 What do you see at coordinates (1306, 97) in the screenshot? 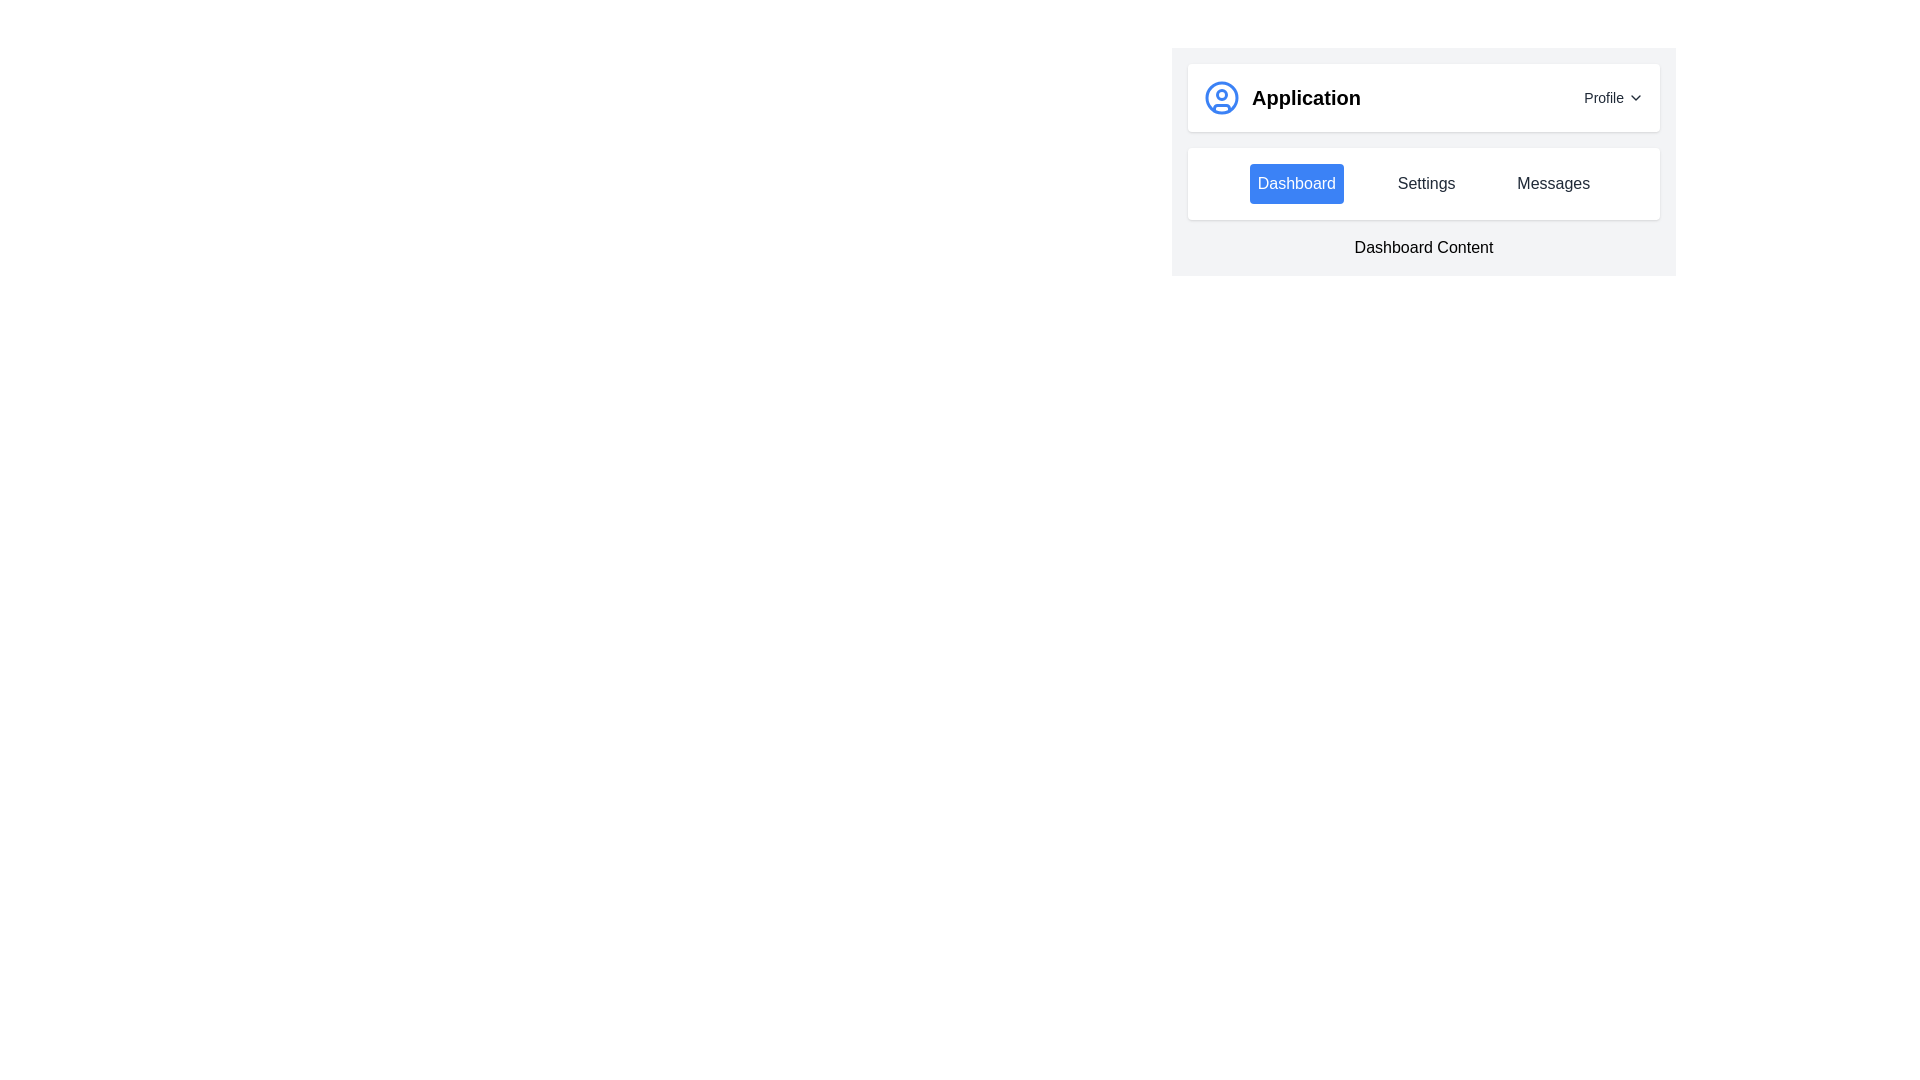
I see `the text label that serves as the header or title, located in the top section of the interface, positioned between a blue user avatar icon and a 'Profile' menu dropdown` at bounding box center [1306, 97].